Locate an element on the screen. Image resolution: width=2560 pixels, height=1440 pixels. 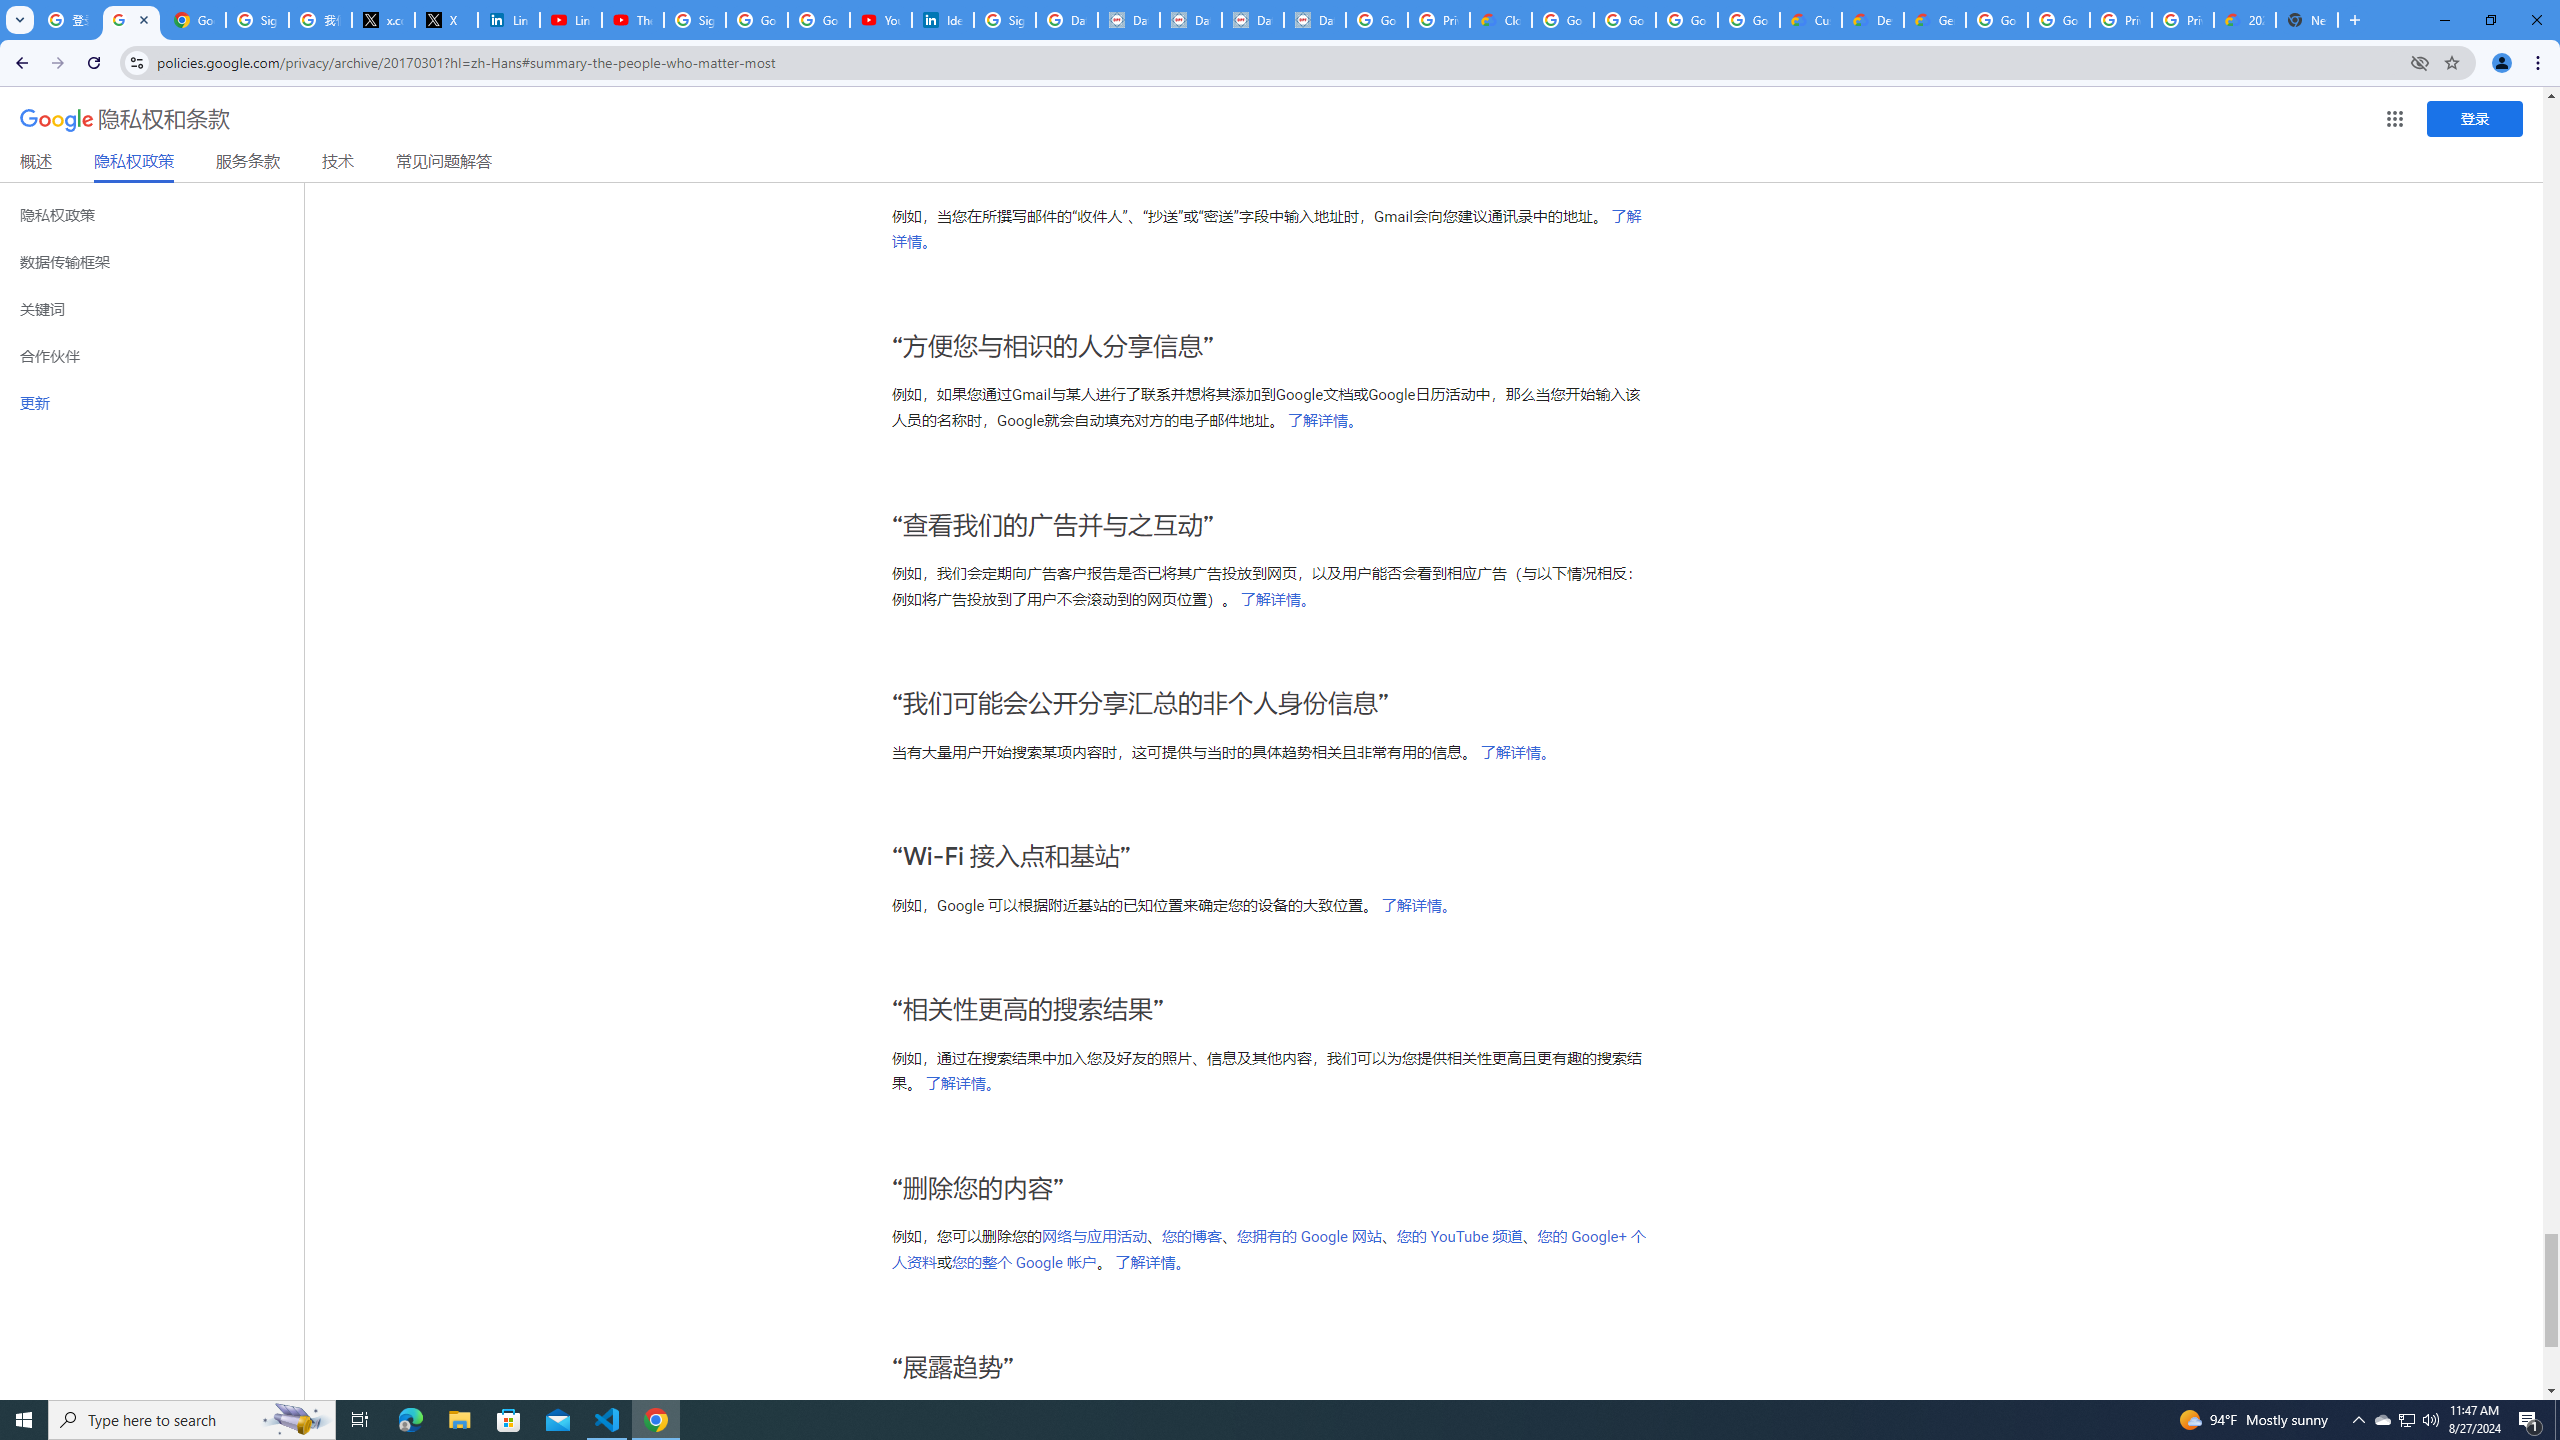
'Cloud Data Processing Addendum | Google Cloud' is located at coordinates (1500, 19).